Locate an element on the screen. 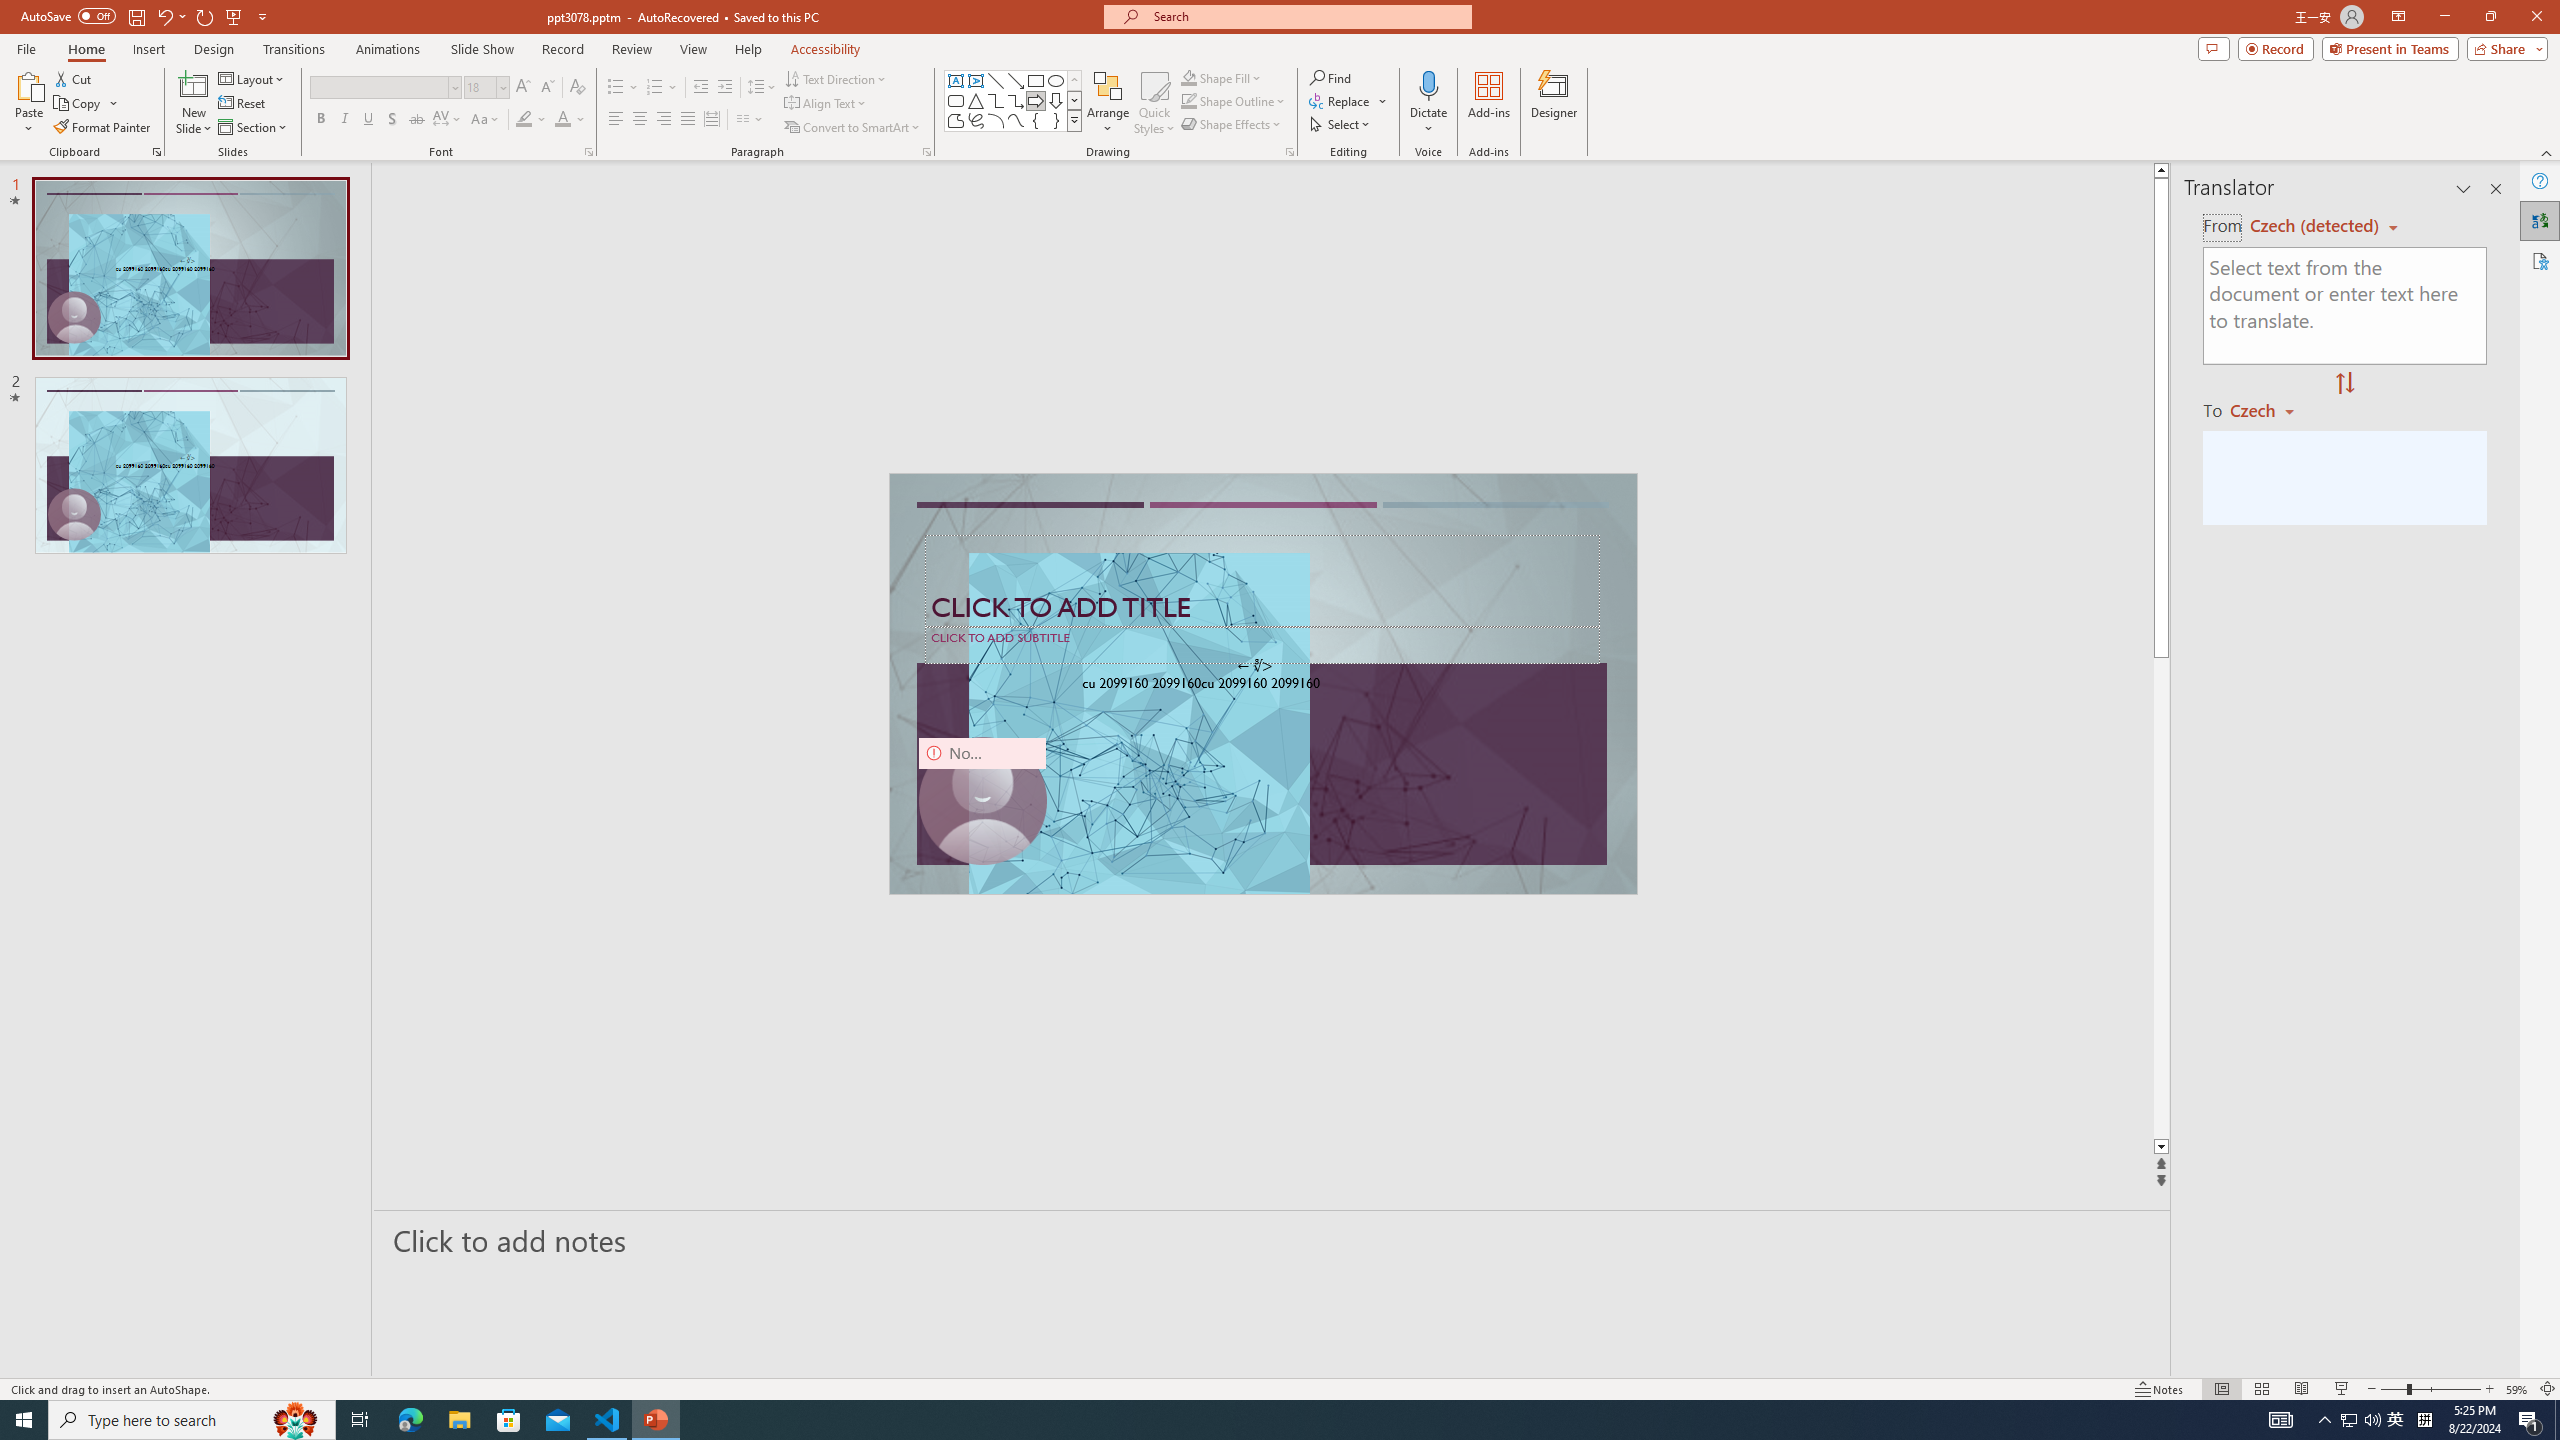  'Swap "from" and "to" languages.' is located at coordinates (2343, 383).